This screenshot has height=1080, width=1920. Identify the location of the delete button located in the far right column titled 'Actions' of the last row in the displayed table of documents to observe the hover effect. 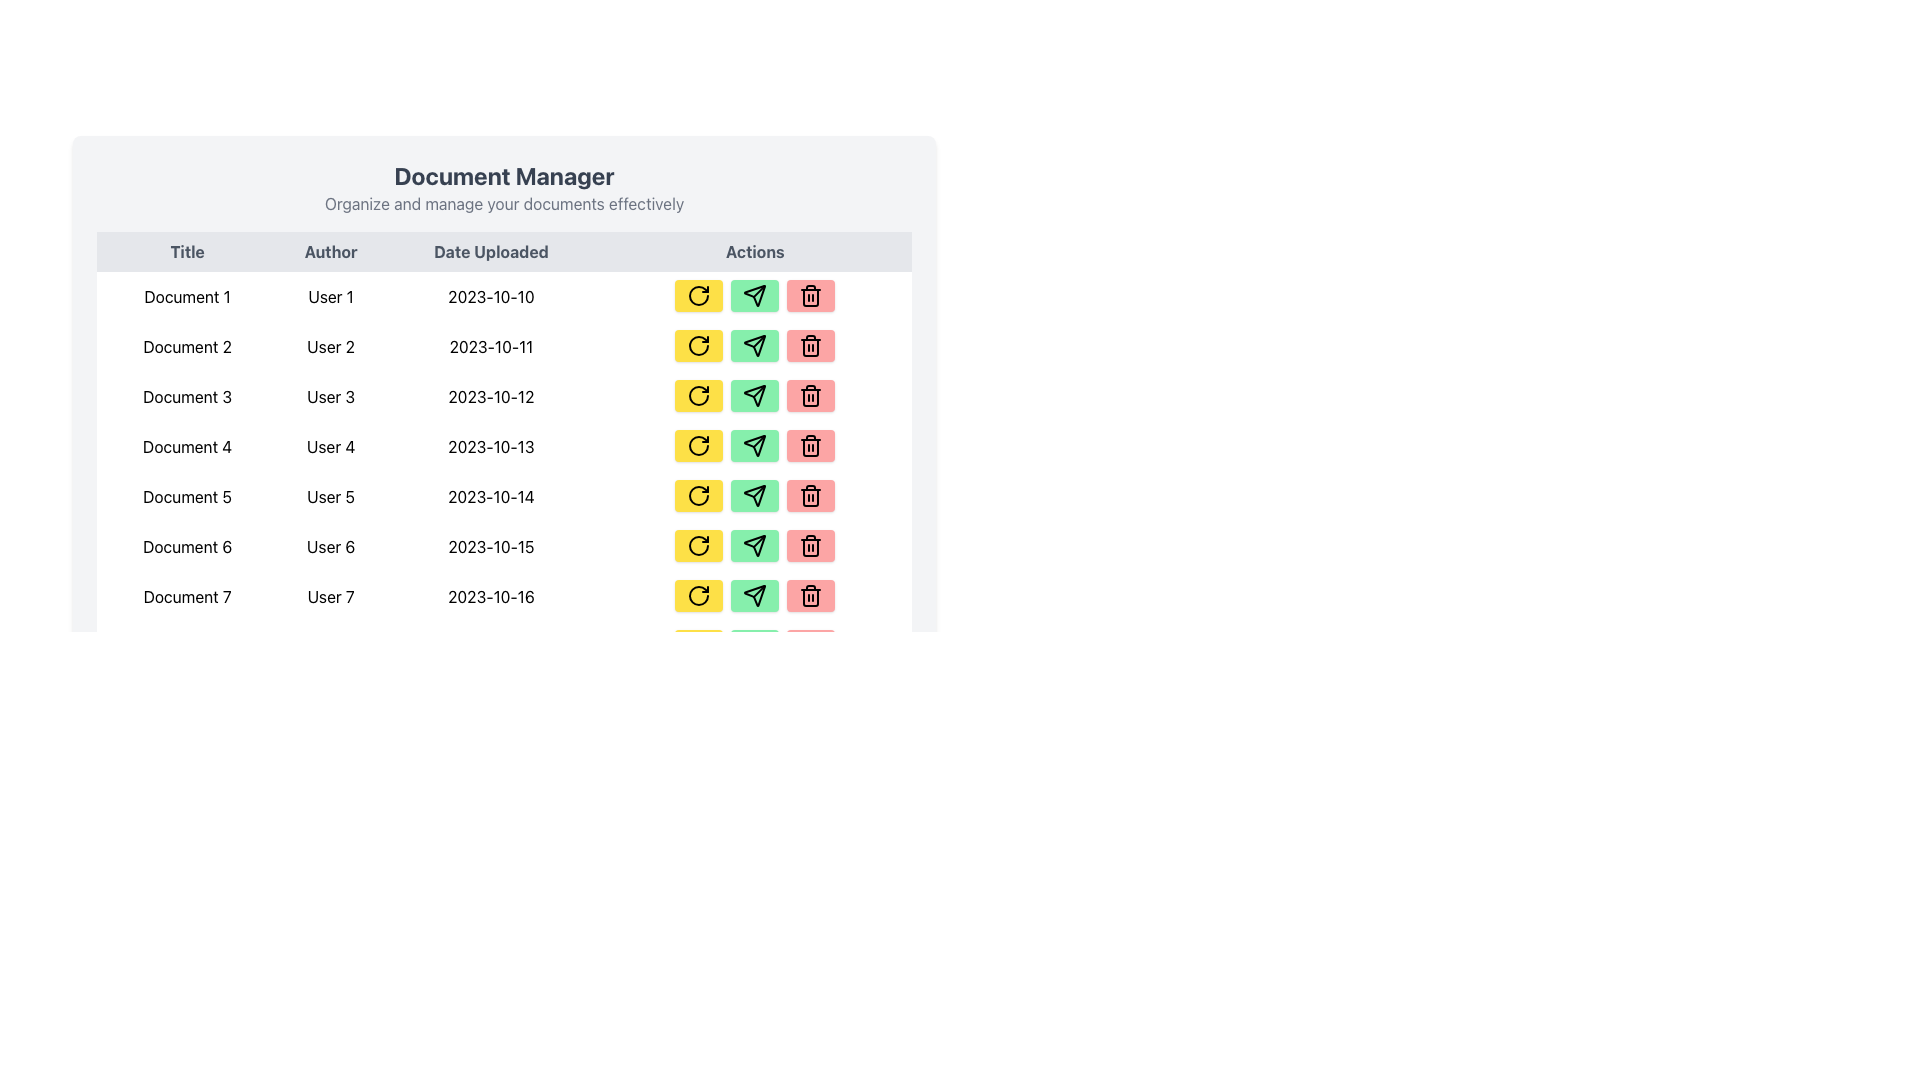
(811, 845).